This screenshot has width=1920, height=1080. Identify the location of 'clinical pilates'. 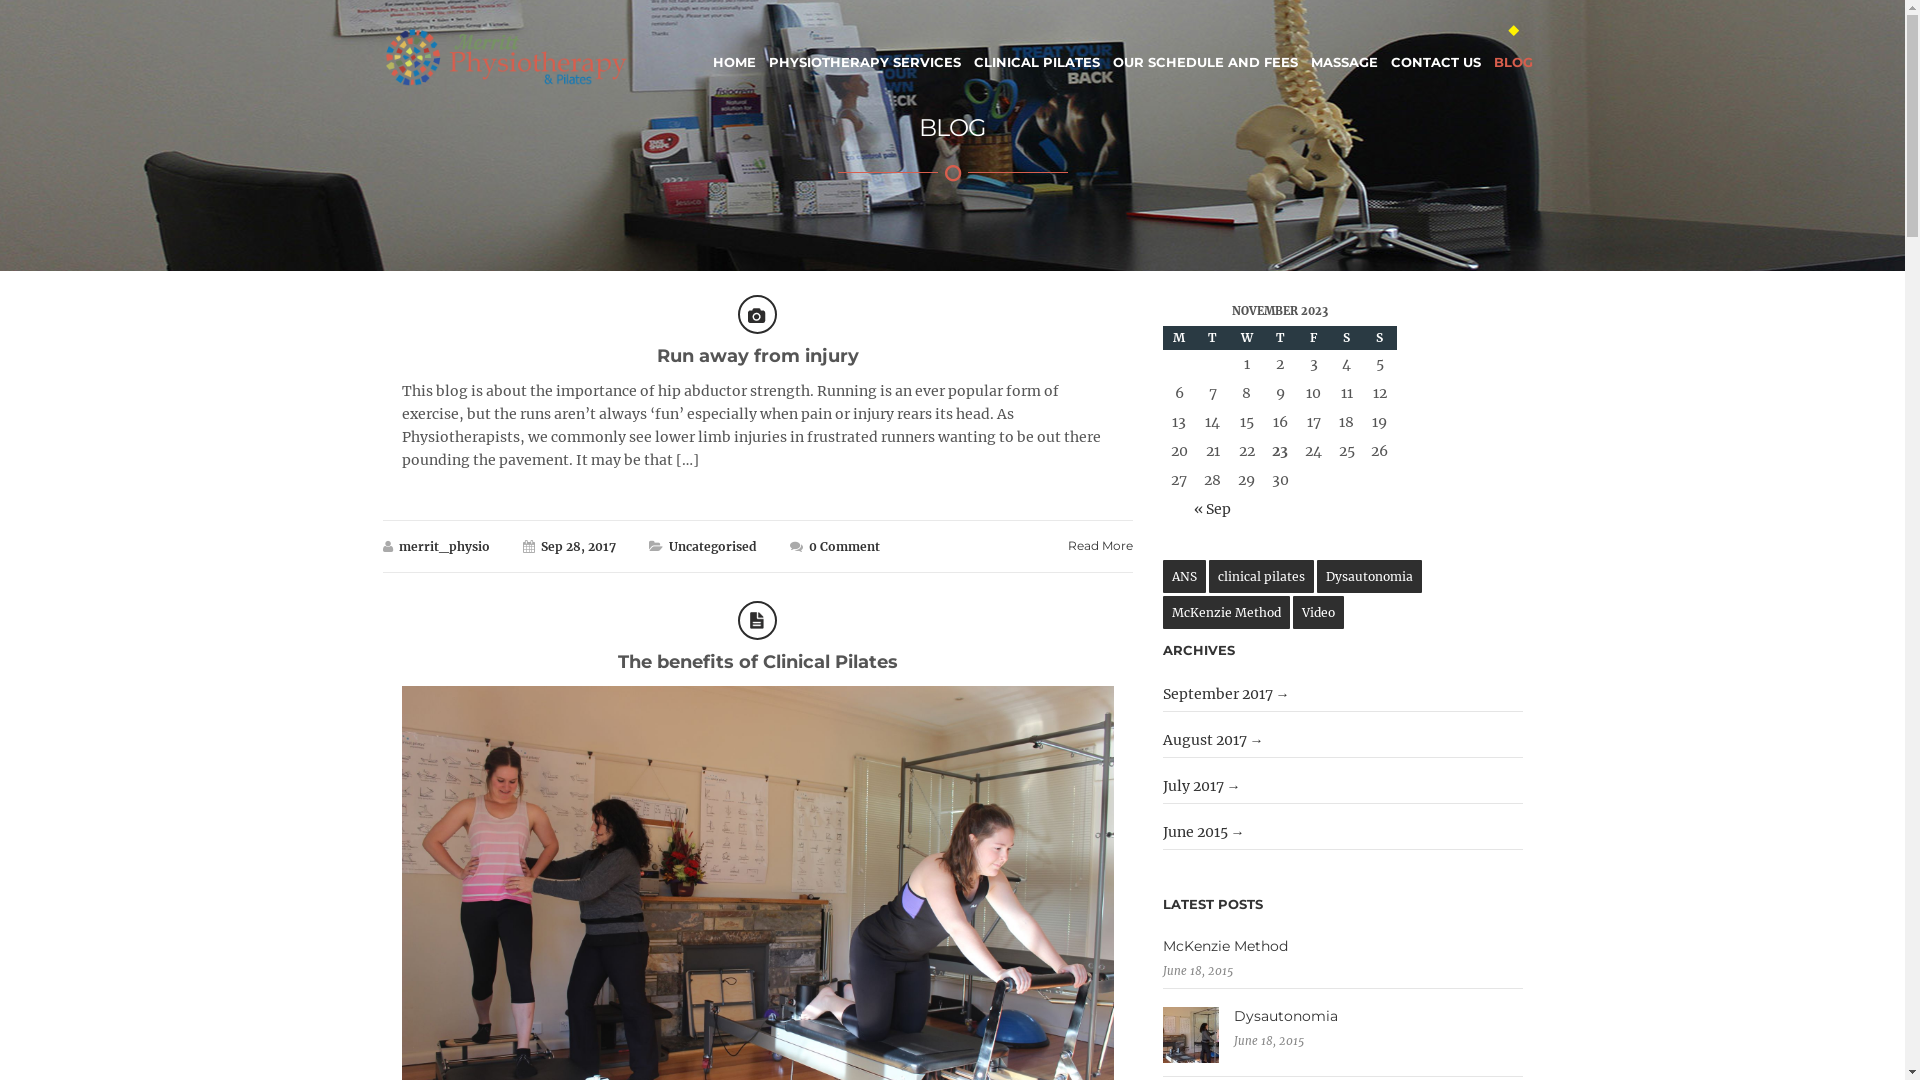
(1260, 576).